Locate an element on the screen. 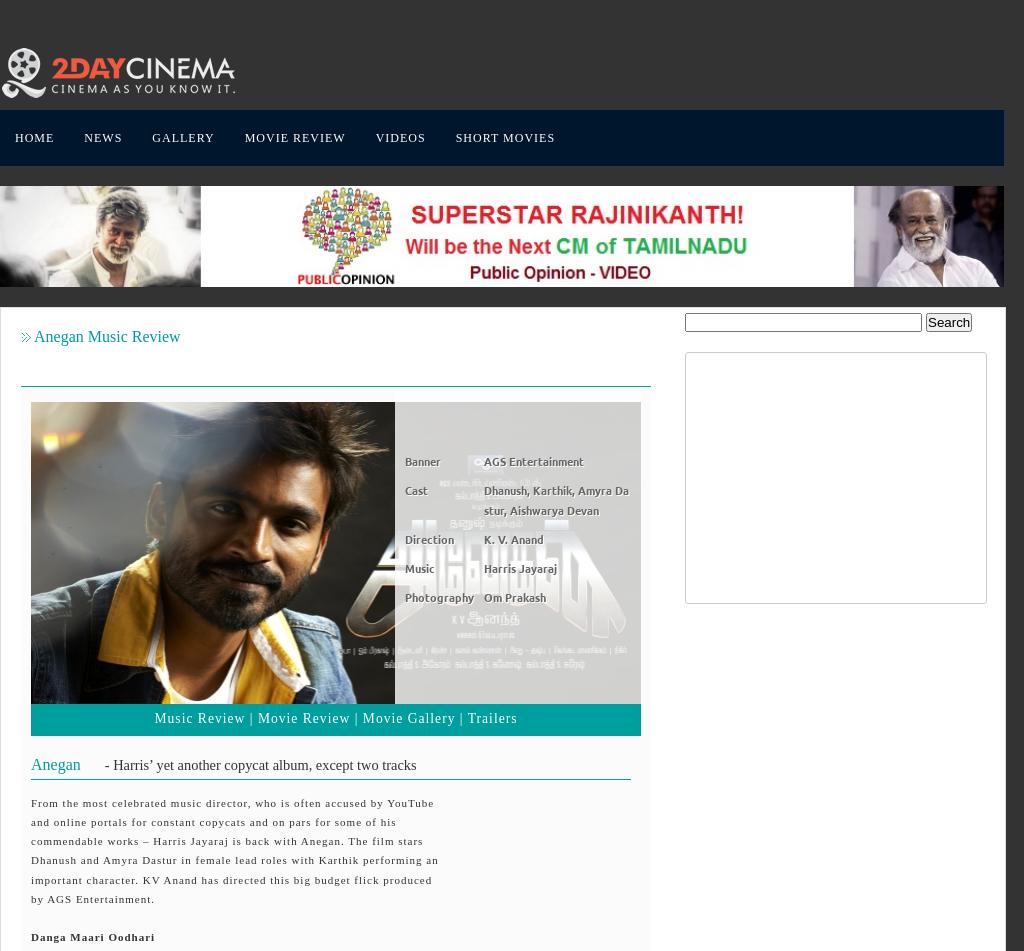 Image resolution: width=1024 pixels, height=951 pixels. 'GALLERY' is located at coordinates (182, 137).